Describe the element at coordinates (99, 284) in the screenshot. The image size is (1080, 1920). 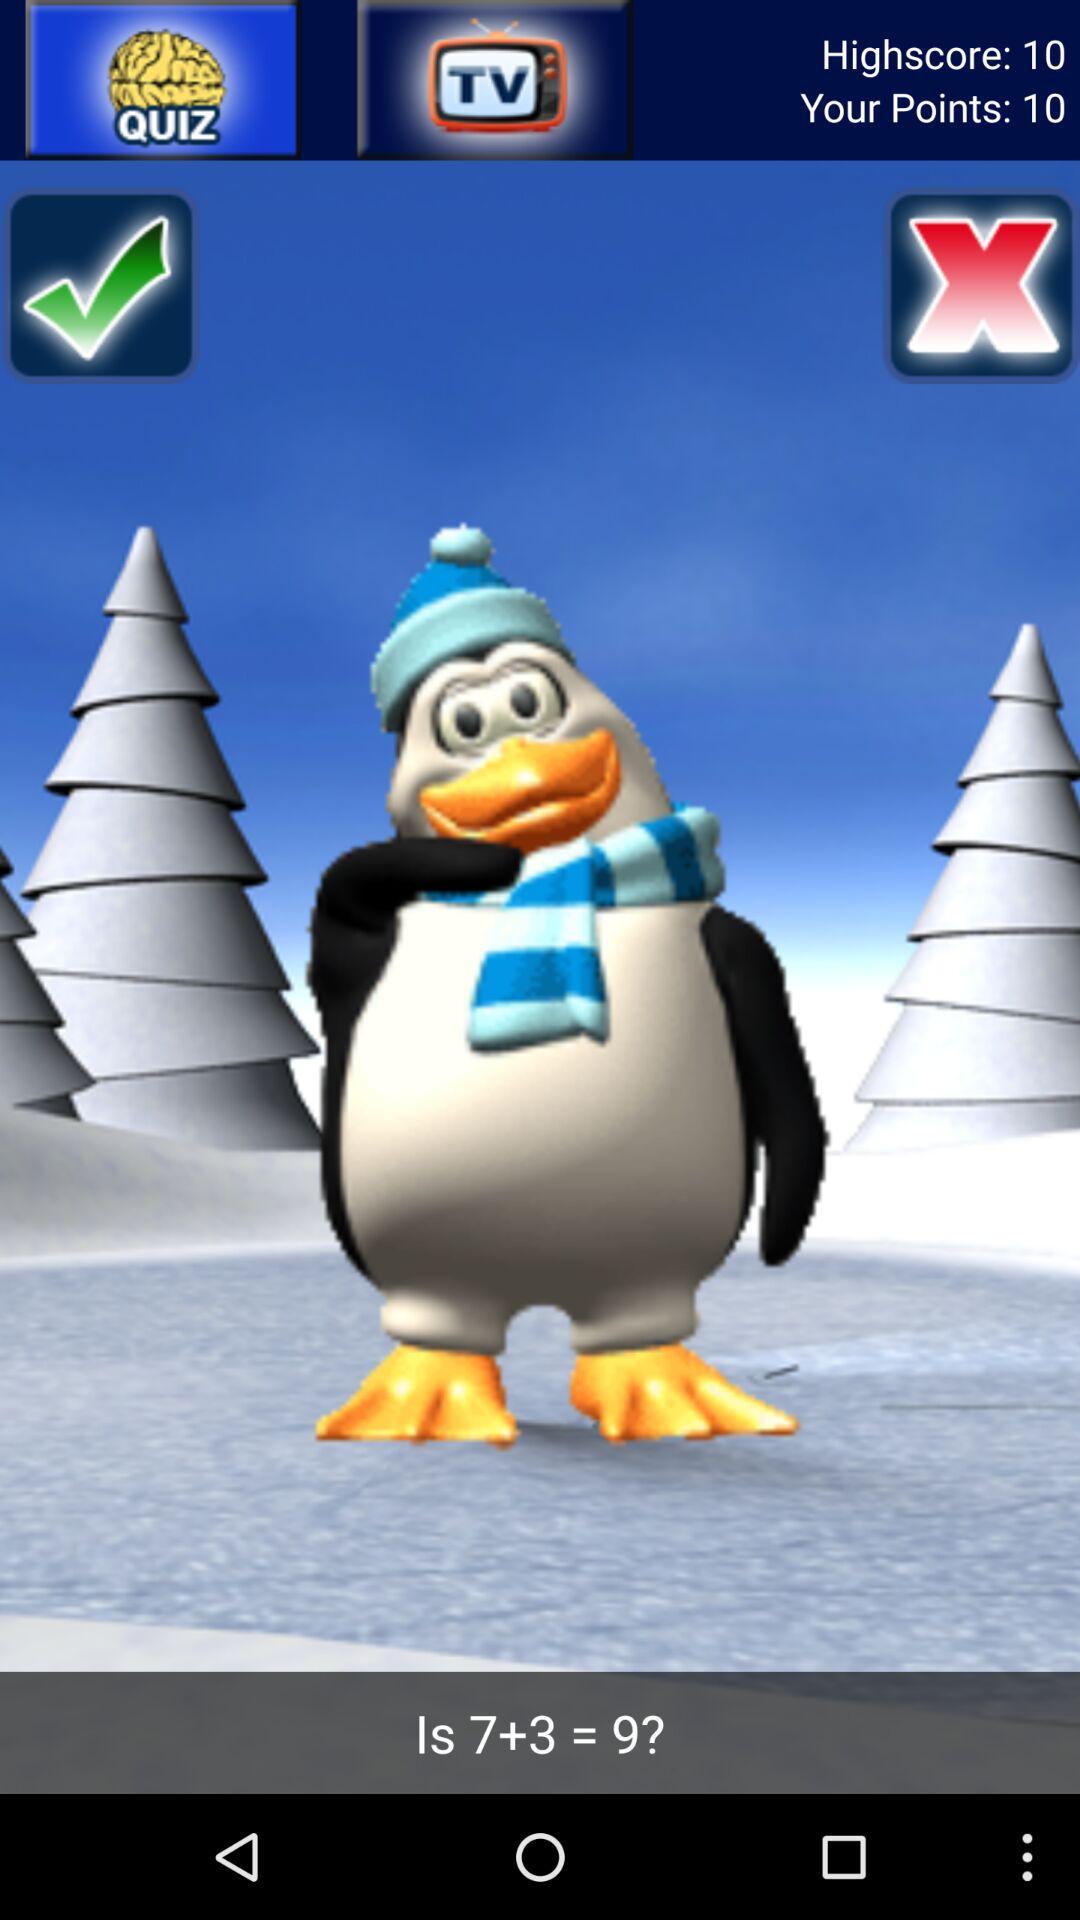
I see `correcting option` at that location.